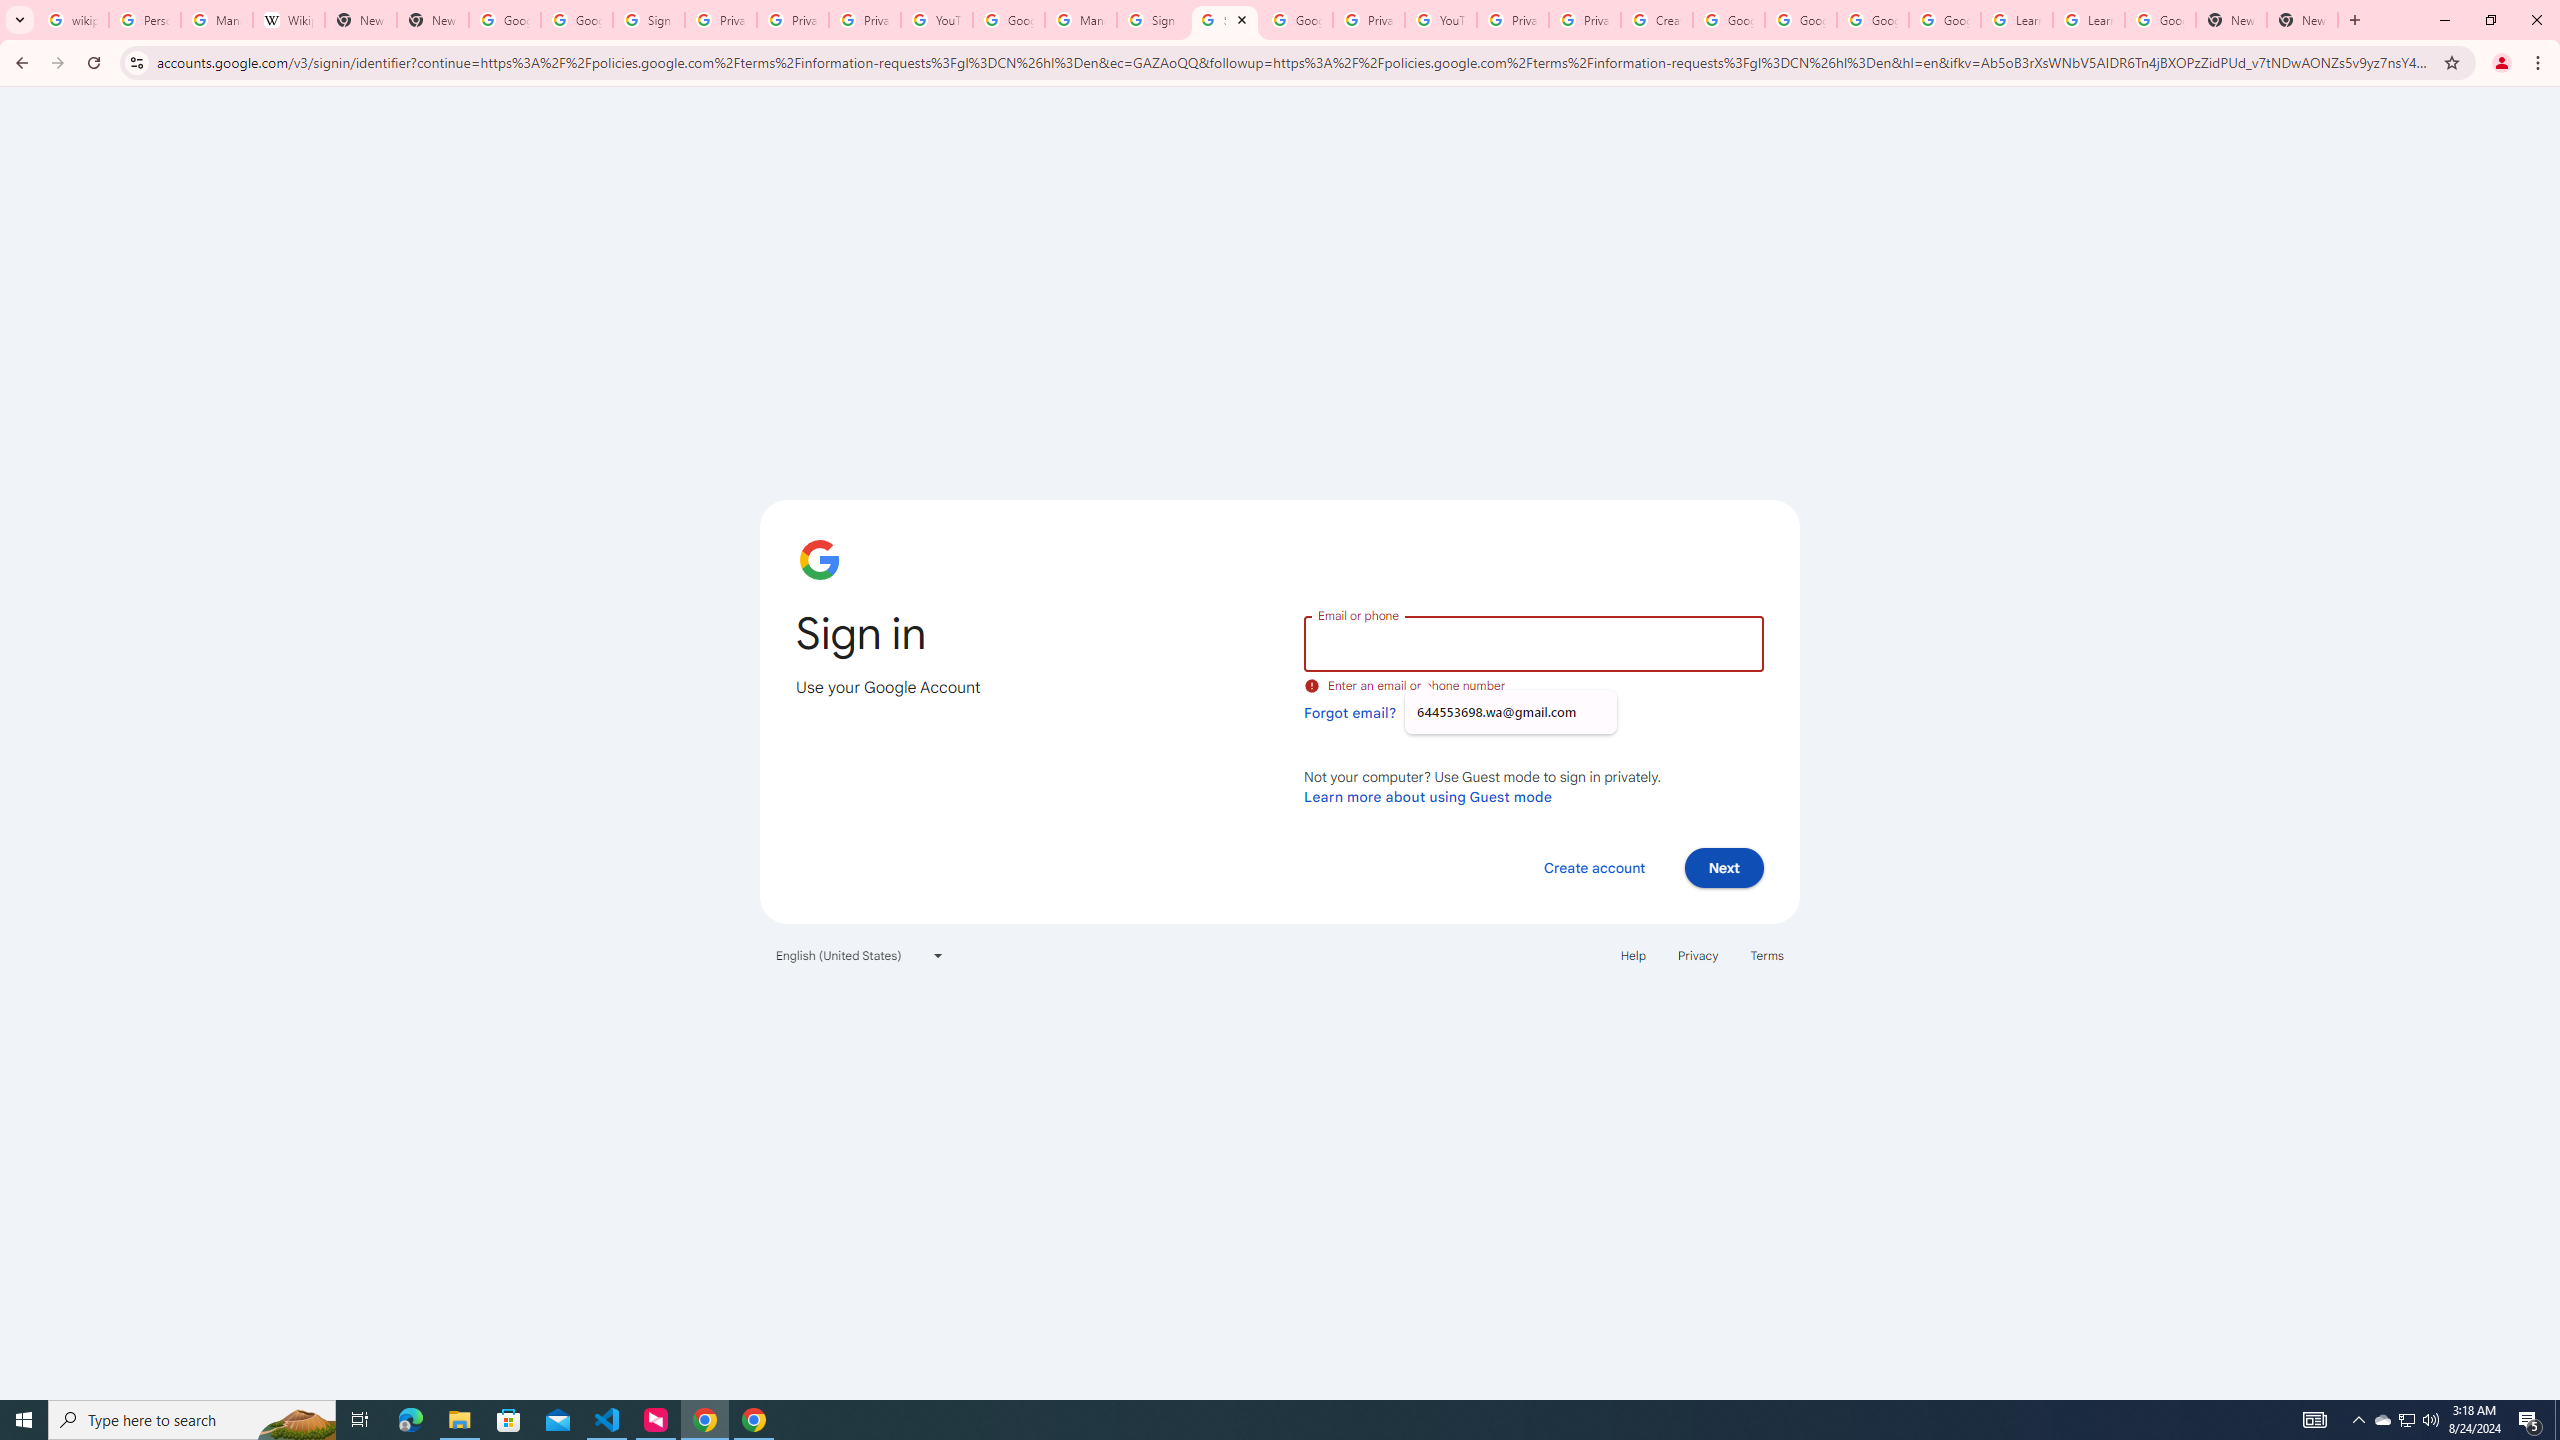 This screenshot has width=2560, height=1440. I want to click on 'Email or phone', so click(1532, 642).